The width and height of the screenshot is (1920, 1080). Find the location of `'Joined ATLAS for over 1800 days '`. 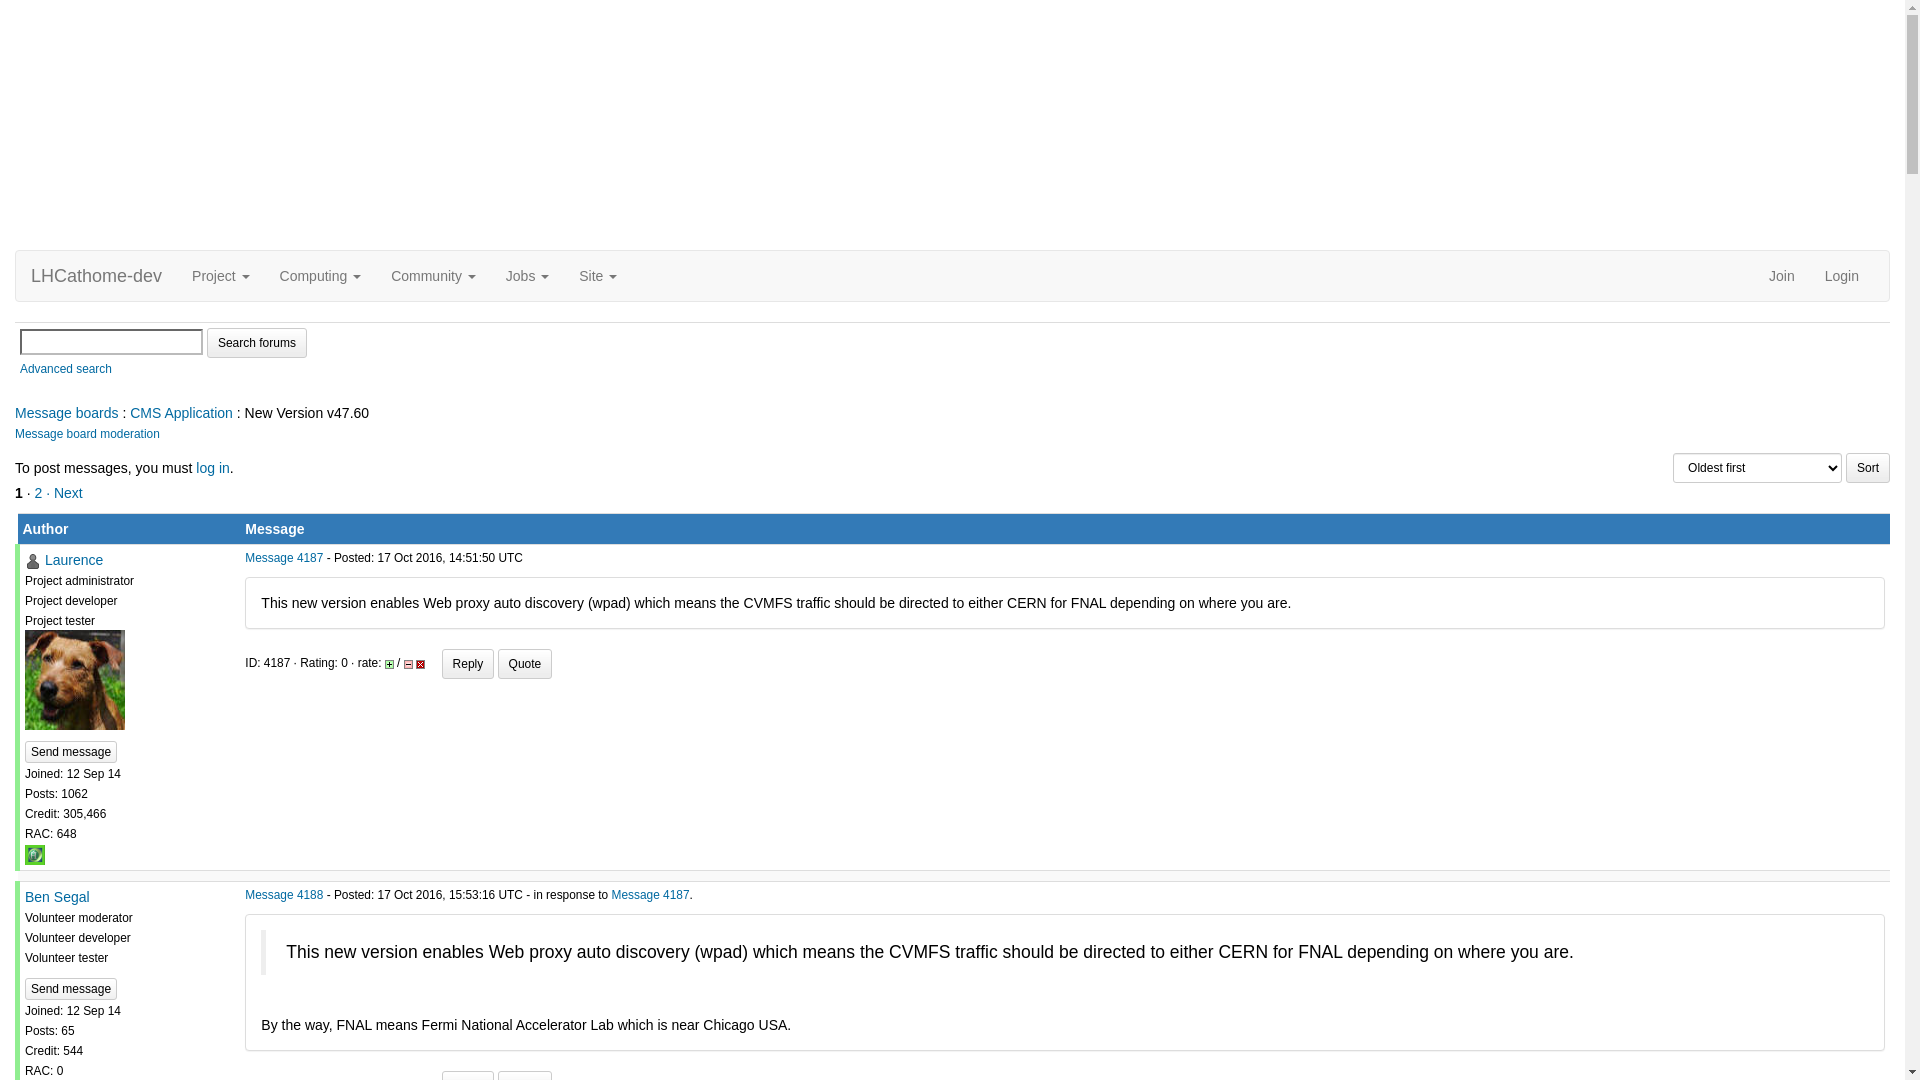

'Joined ATLAS for over 1800 days ' is located at coordinates (24, 855).